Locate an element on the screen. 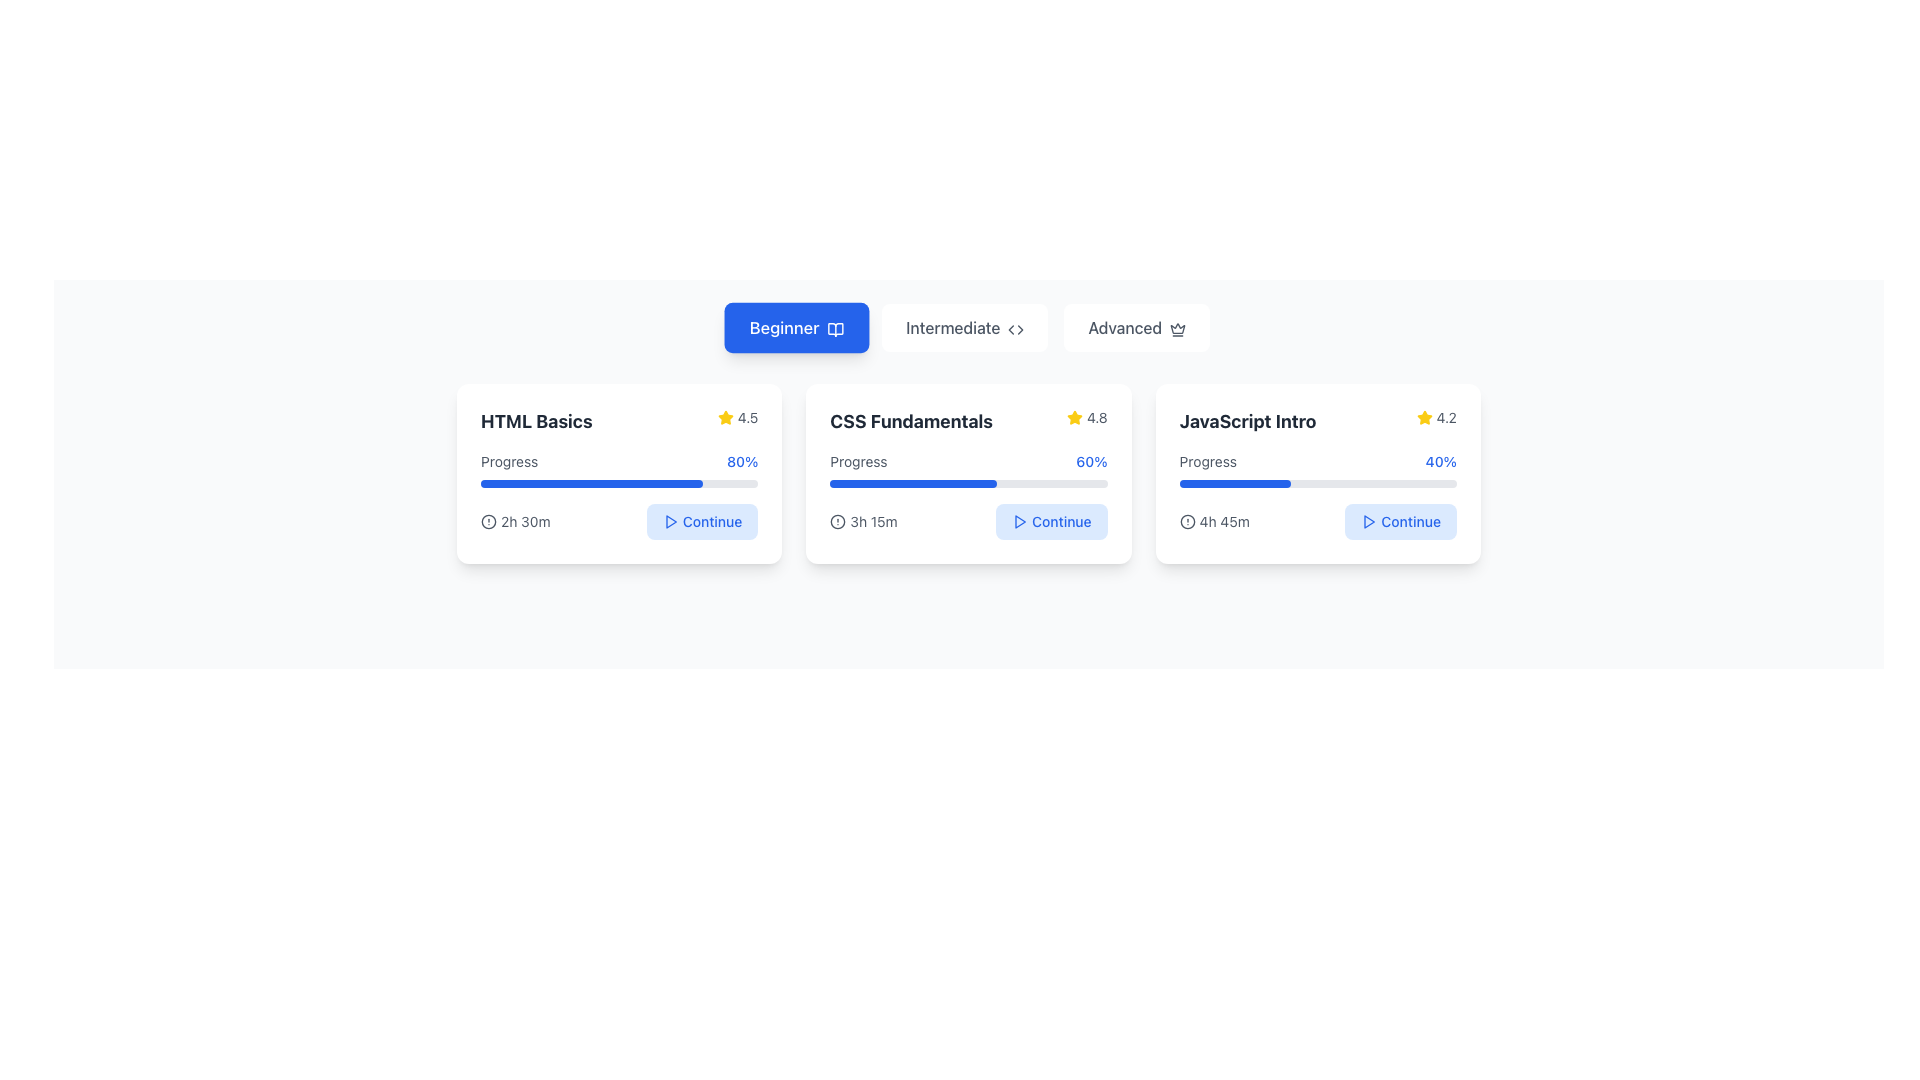 The width and height of the screenshot is (1920, 1080). the static text label positioned in the upper-left part of the 'JavaScript Intro' card, which indicates the purpose of the associated progress bar is located at coordinates (1207, 462).